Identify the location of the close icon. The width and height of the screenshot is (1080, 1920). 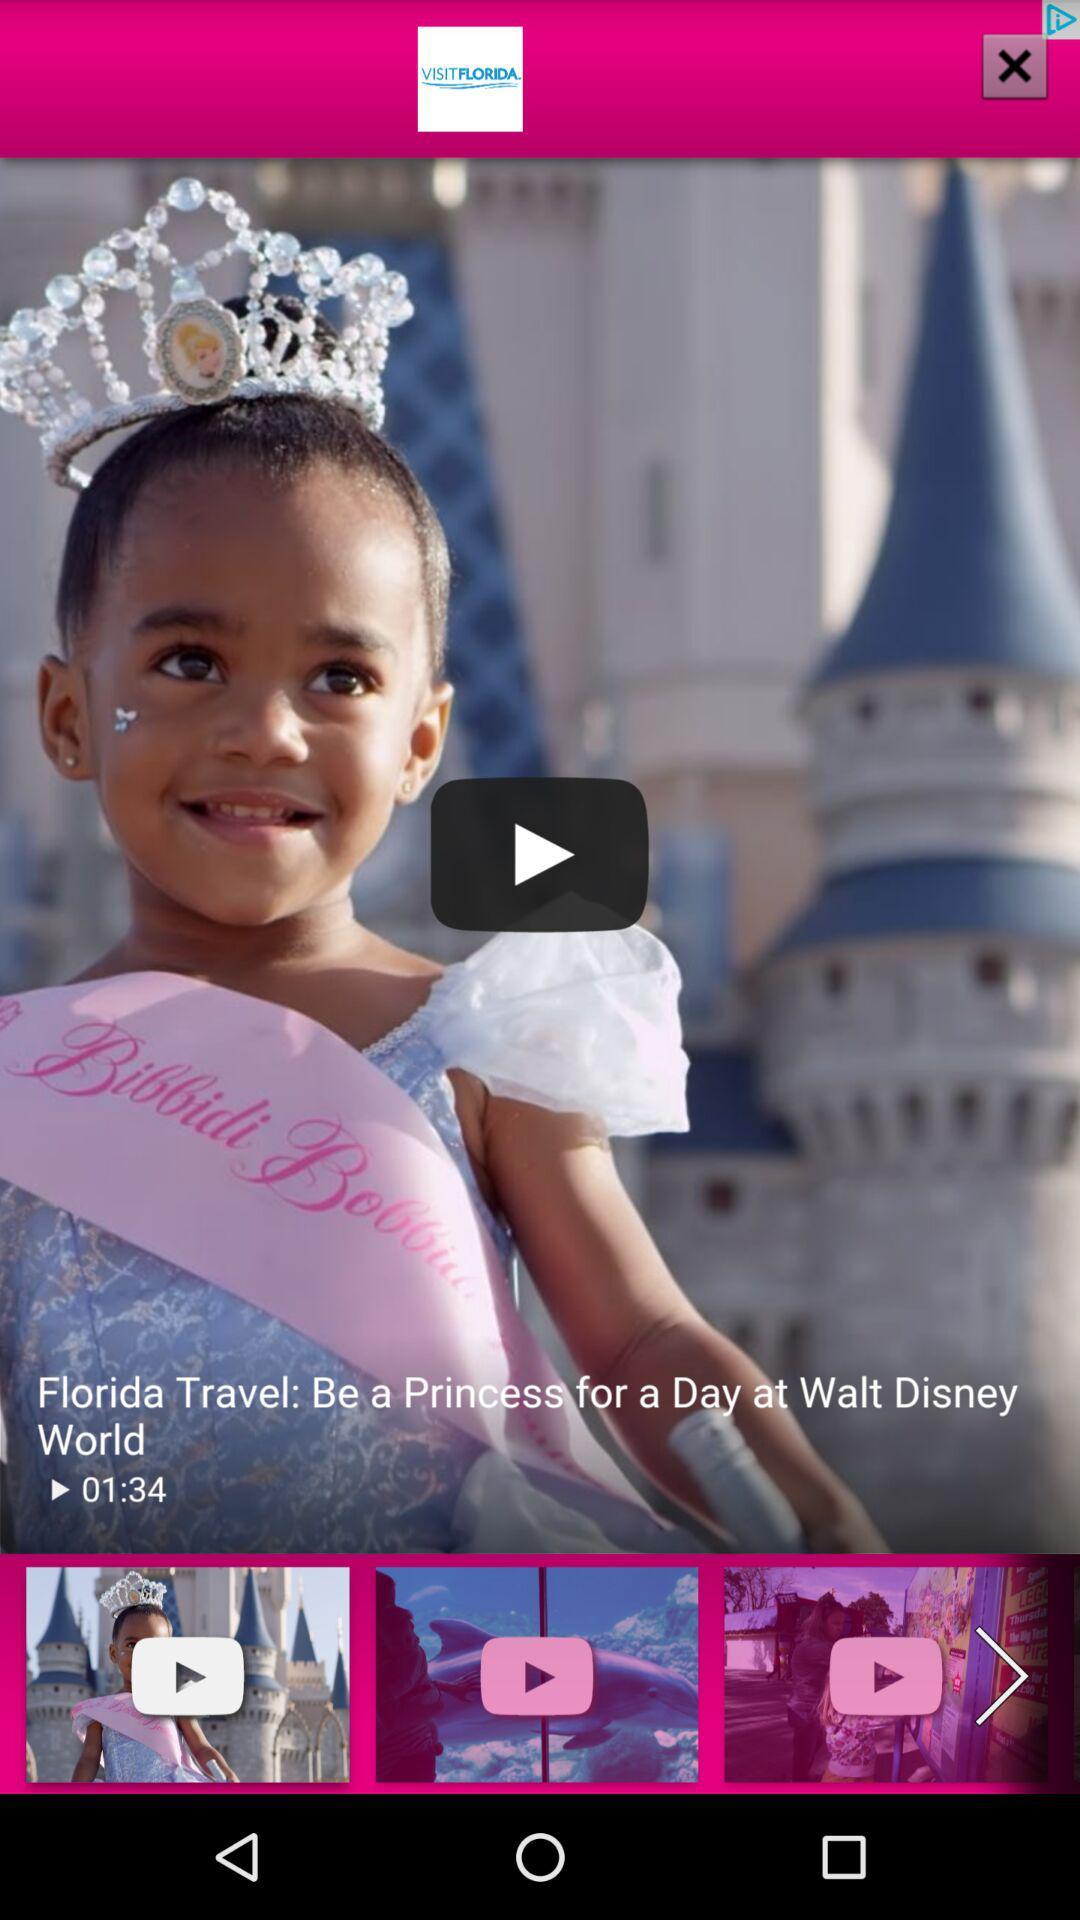
(1014, 70).